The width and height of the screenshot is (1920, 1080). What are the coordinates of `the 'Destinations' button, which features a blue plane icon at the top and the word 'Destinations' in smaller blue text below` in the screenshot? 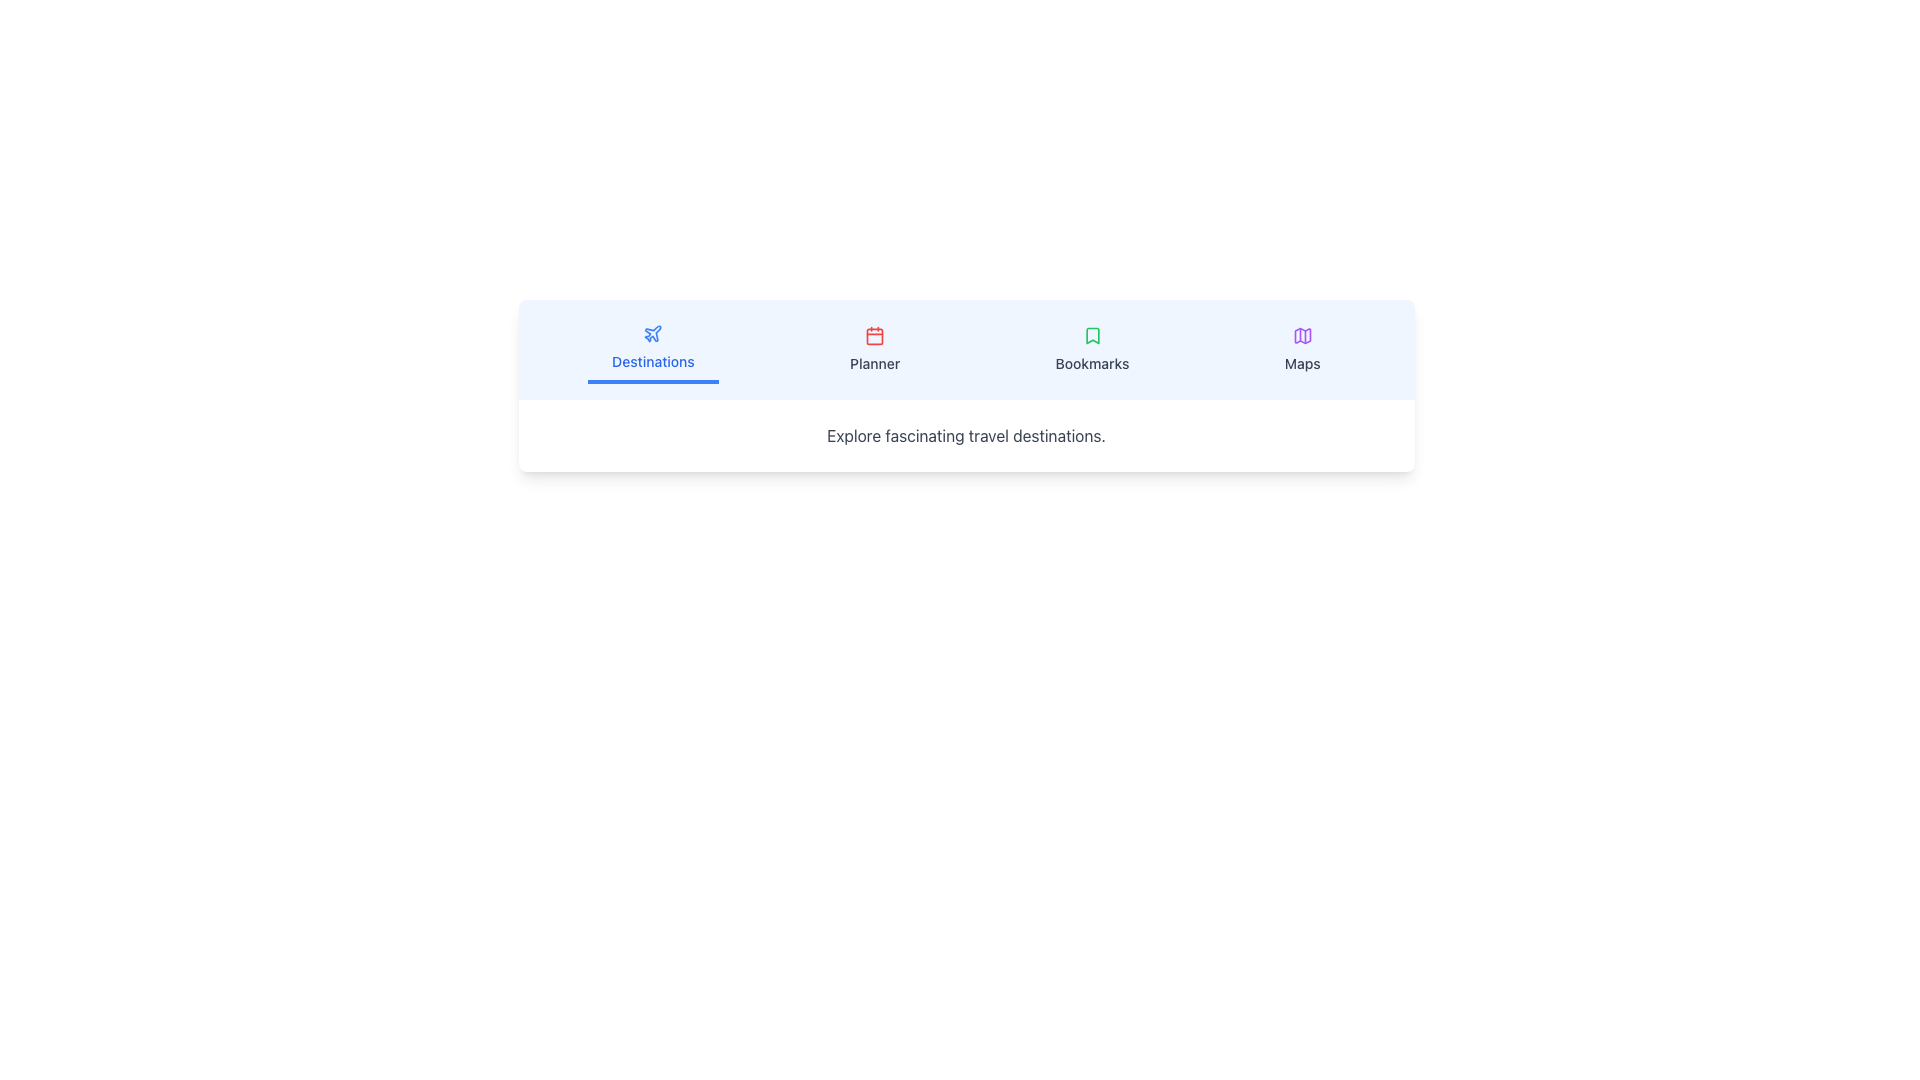 It's located at (653, 349).